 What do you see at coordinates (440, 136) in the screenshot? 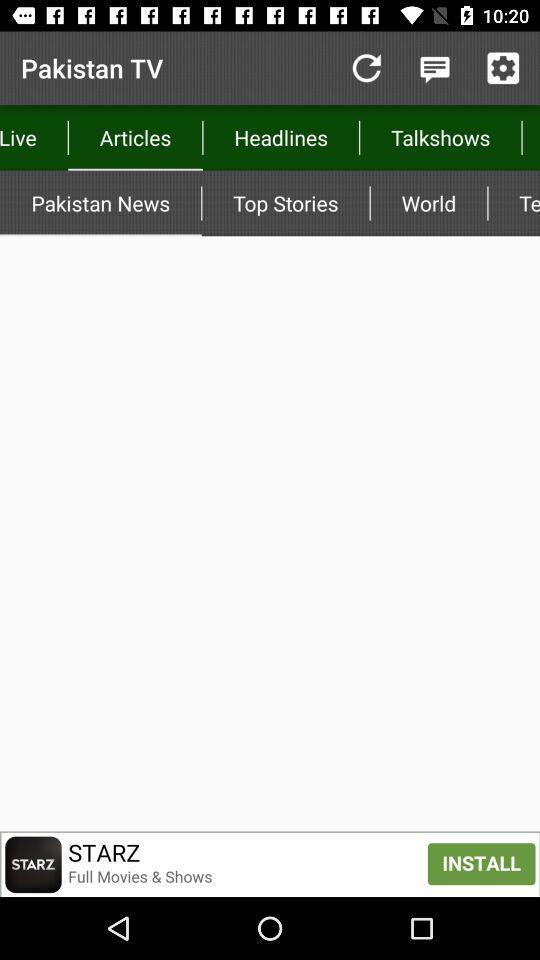
I see `item above top stories` at bounding box center [440, 136].